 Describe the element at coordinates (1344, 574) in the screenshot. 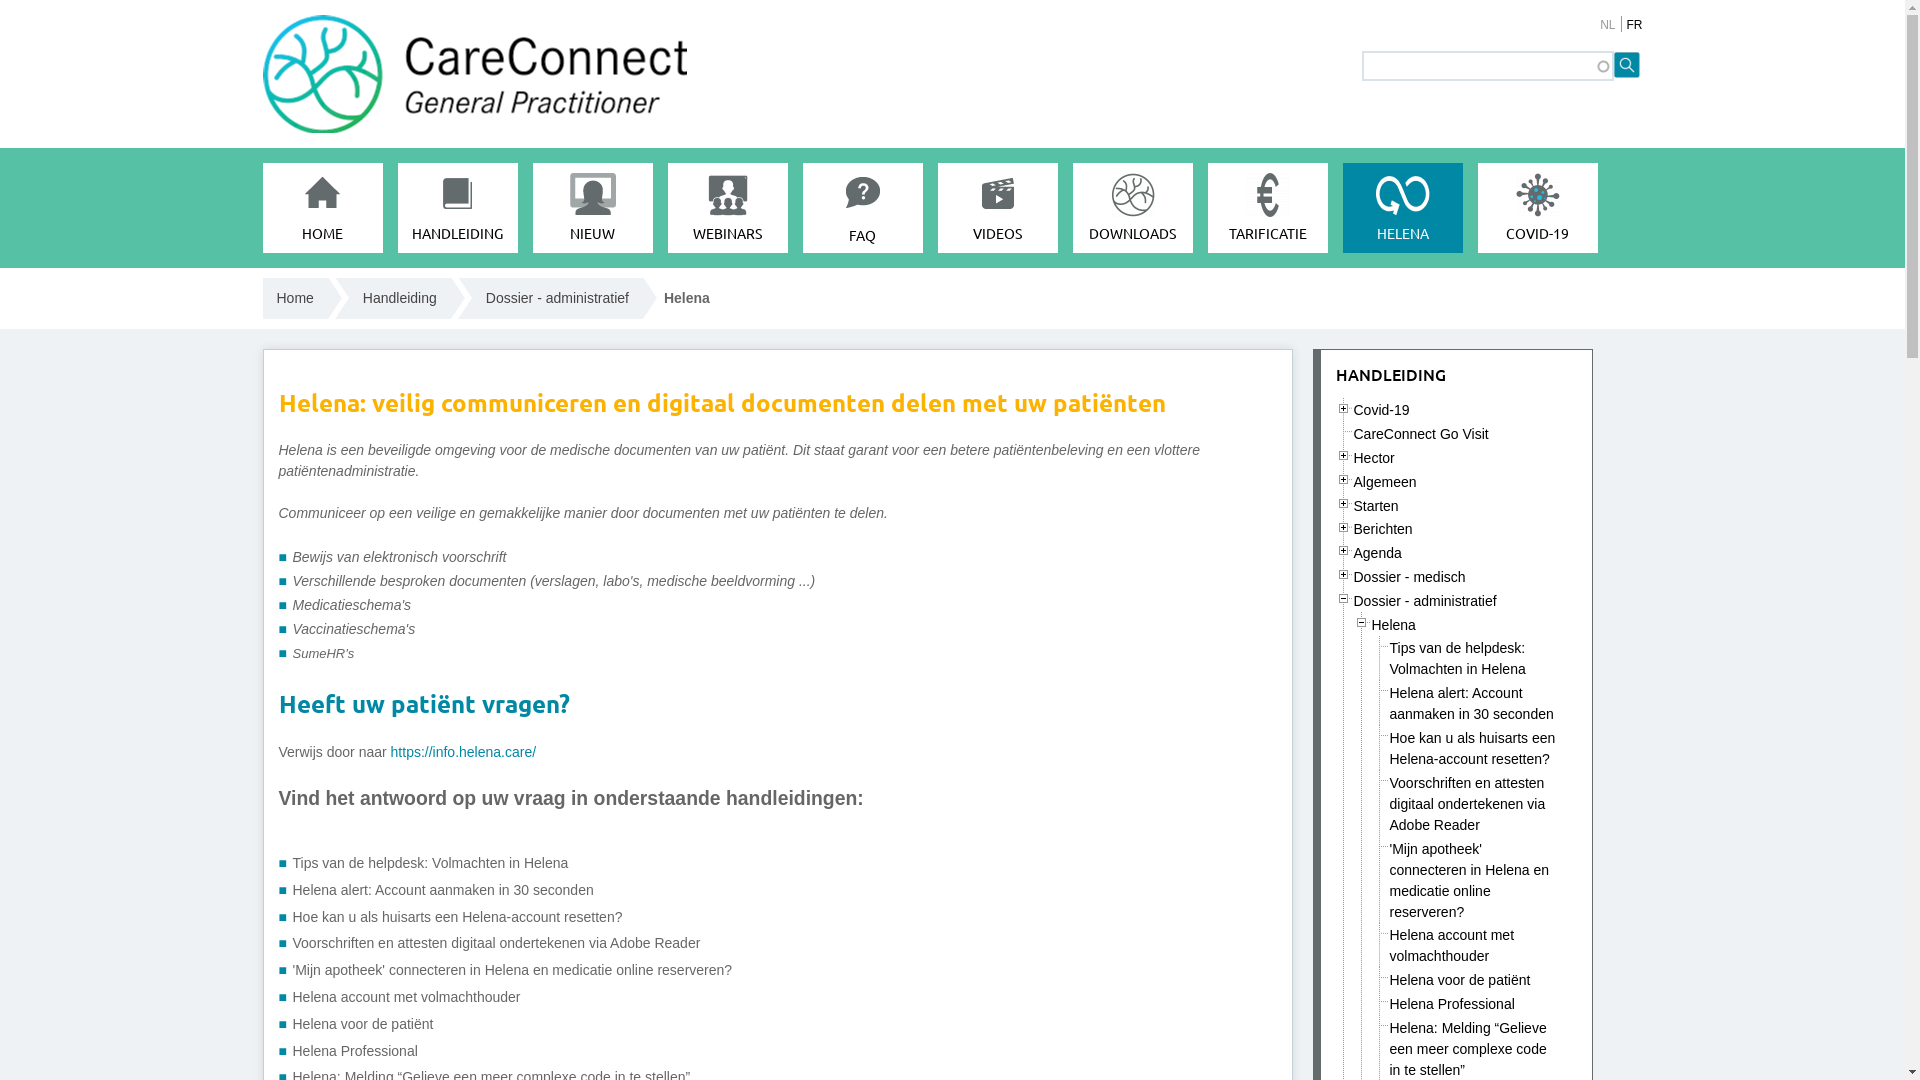

I see `' '` at that location.